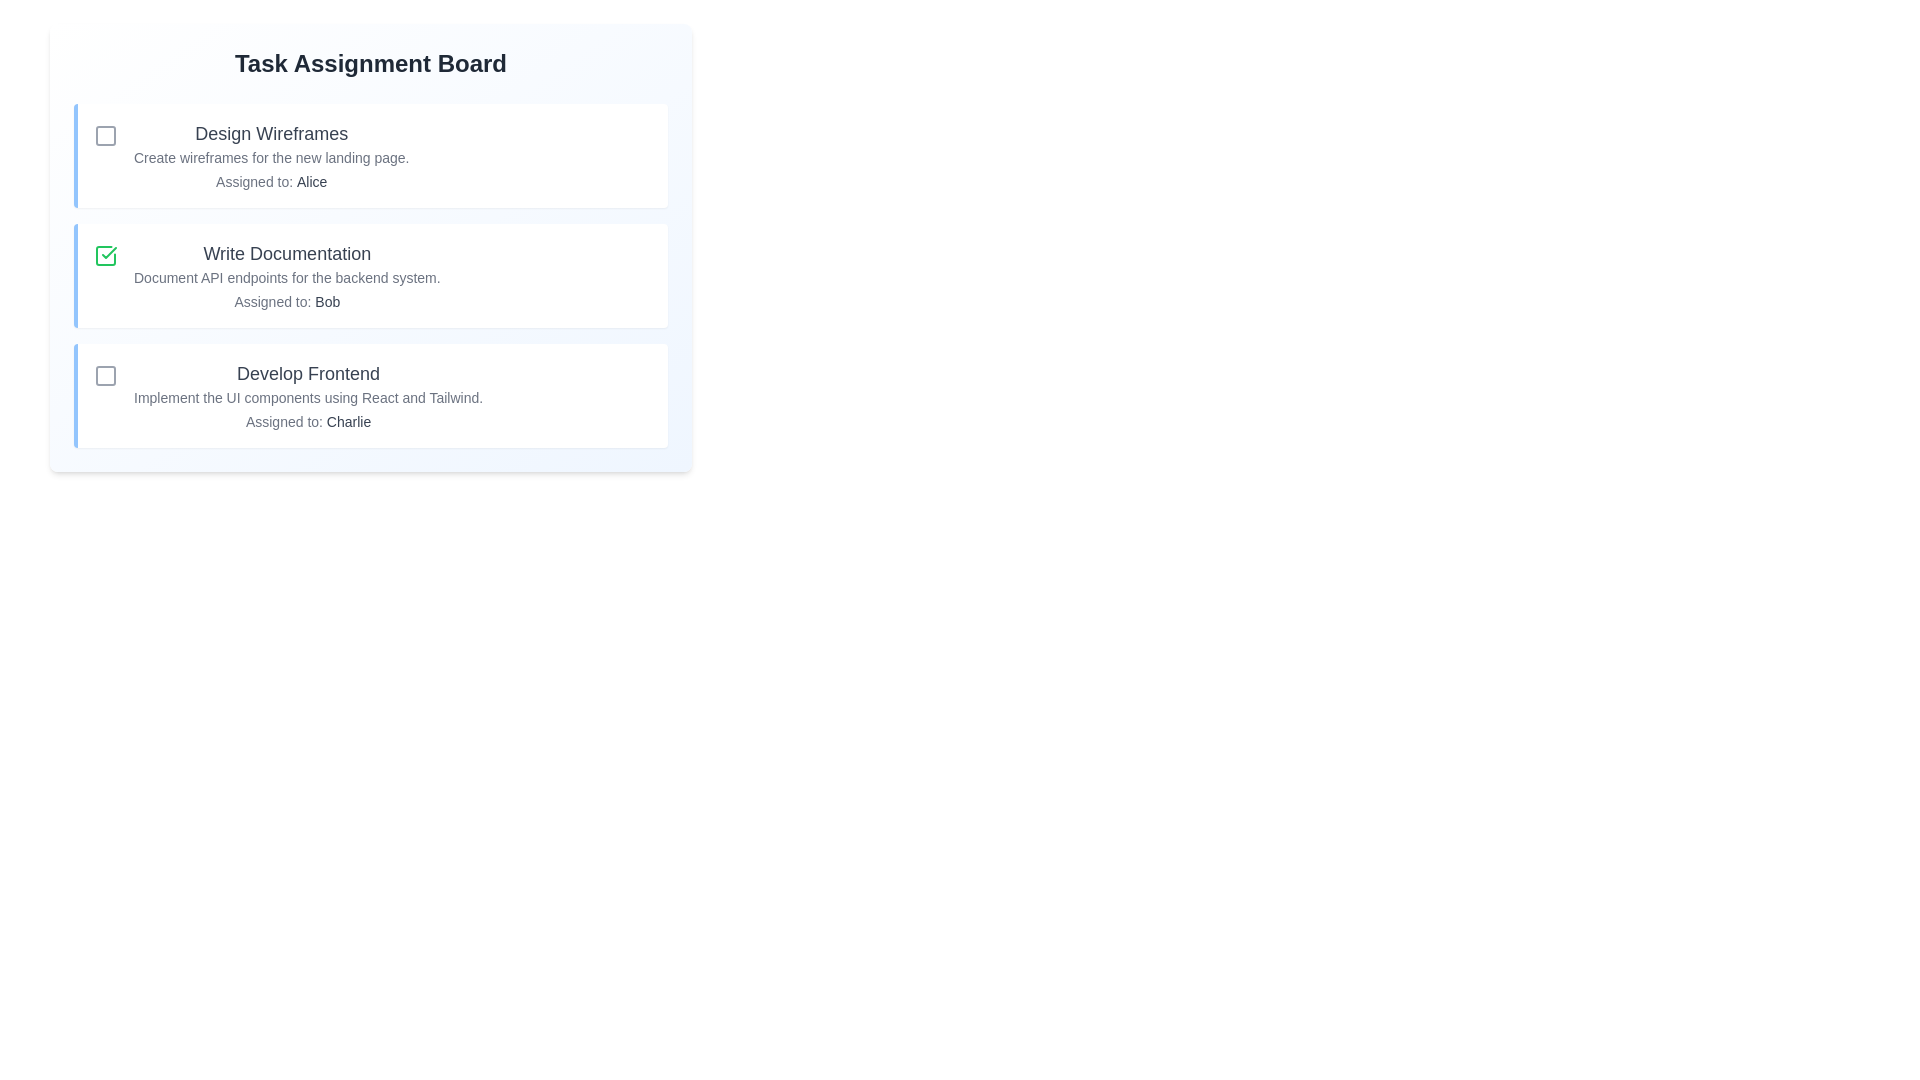 The height and width of the screenshot is (1080, 1920). What do you see at coordinates (104, 254) in the screenshot?
I see `the green checkmark checkbox located on the left side of the 'Write Documentation' task` at bounding box center [104, 254].